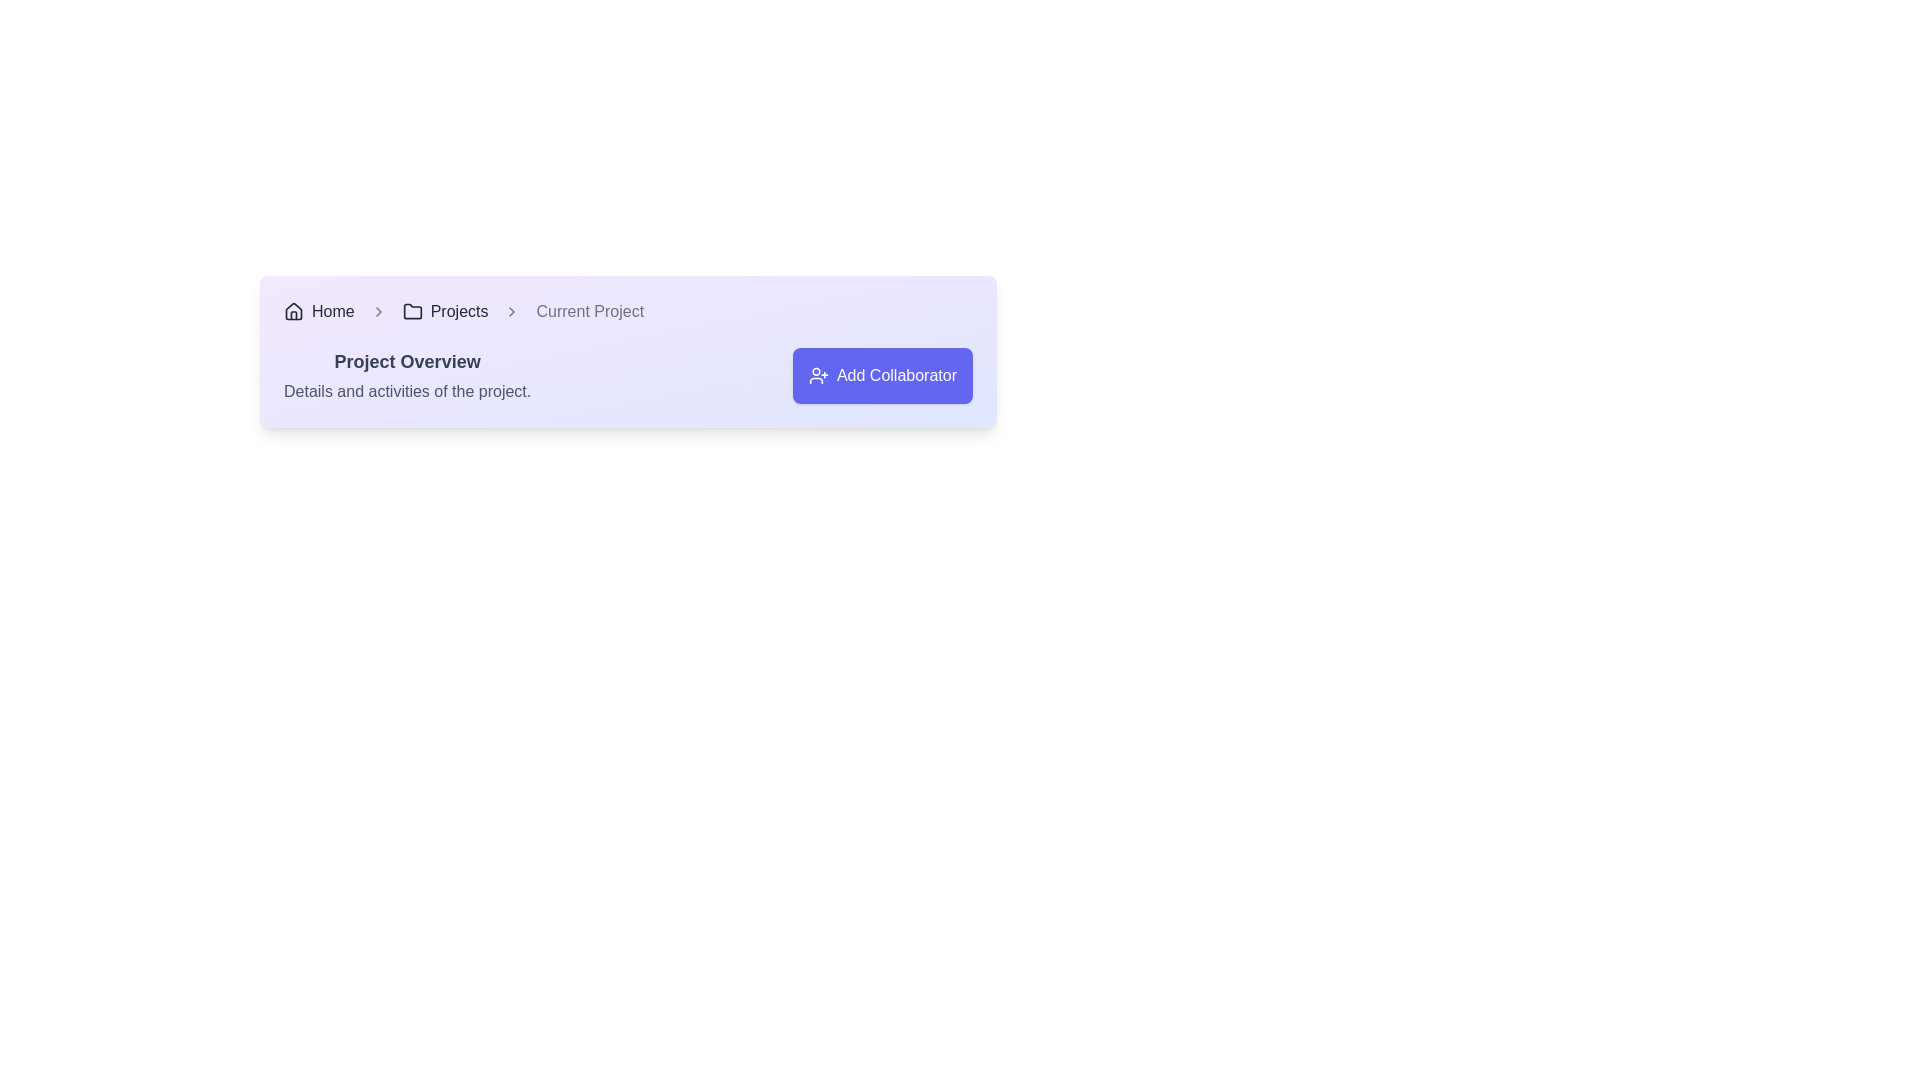 This screenshot has height=1080, width=1920. What do you see at coordinates (512, 312) in the screenshot?
I see `the small gray chevron arrow icon located in the breadcrumb navigation bar, positioned between 'Projects' and 'Current Project'` at bounding box center [512, 312].